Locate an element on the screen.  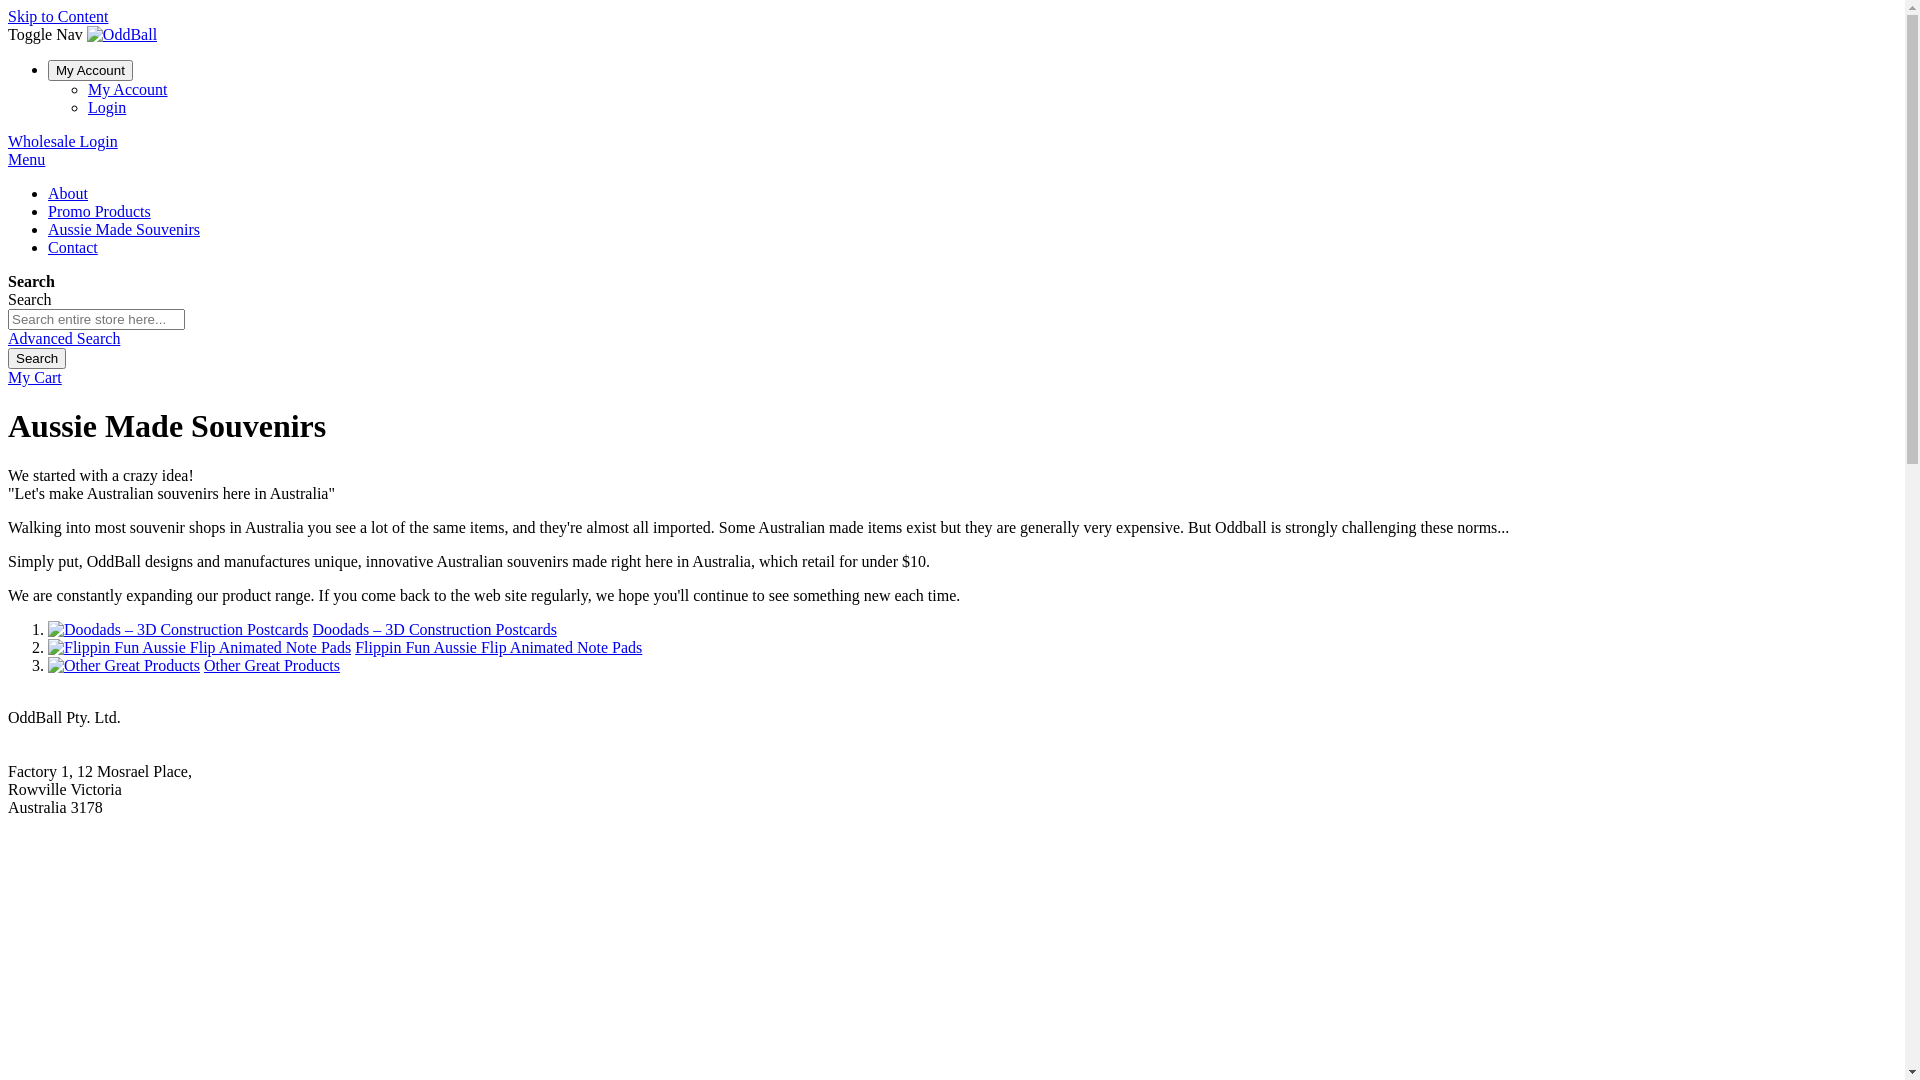
'My Account' is located at coordinates (89, 69).